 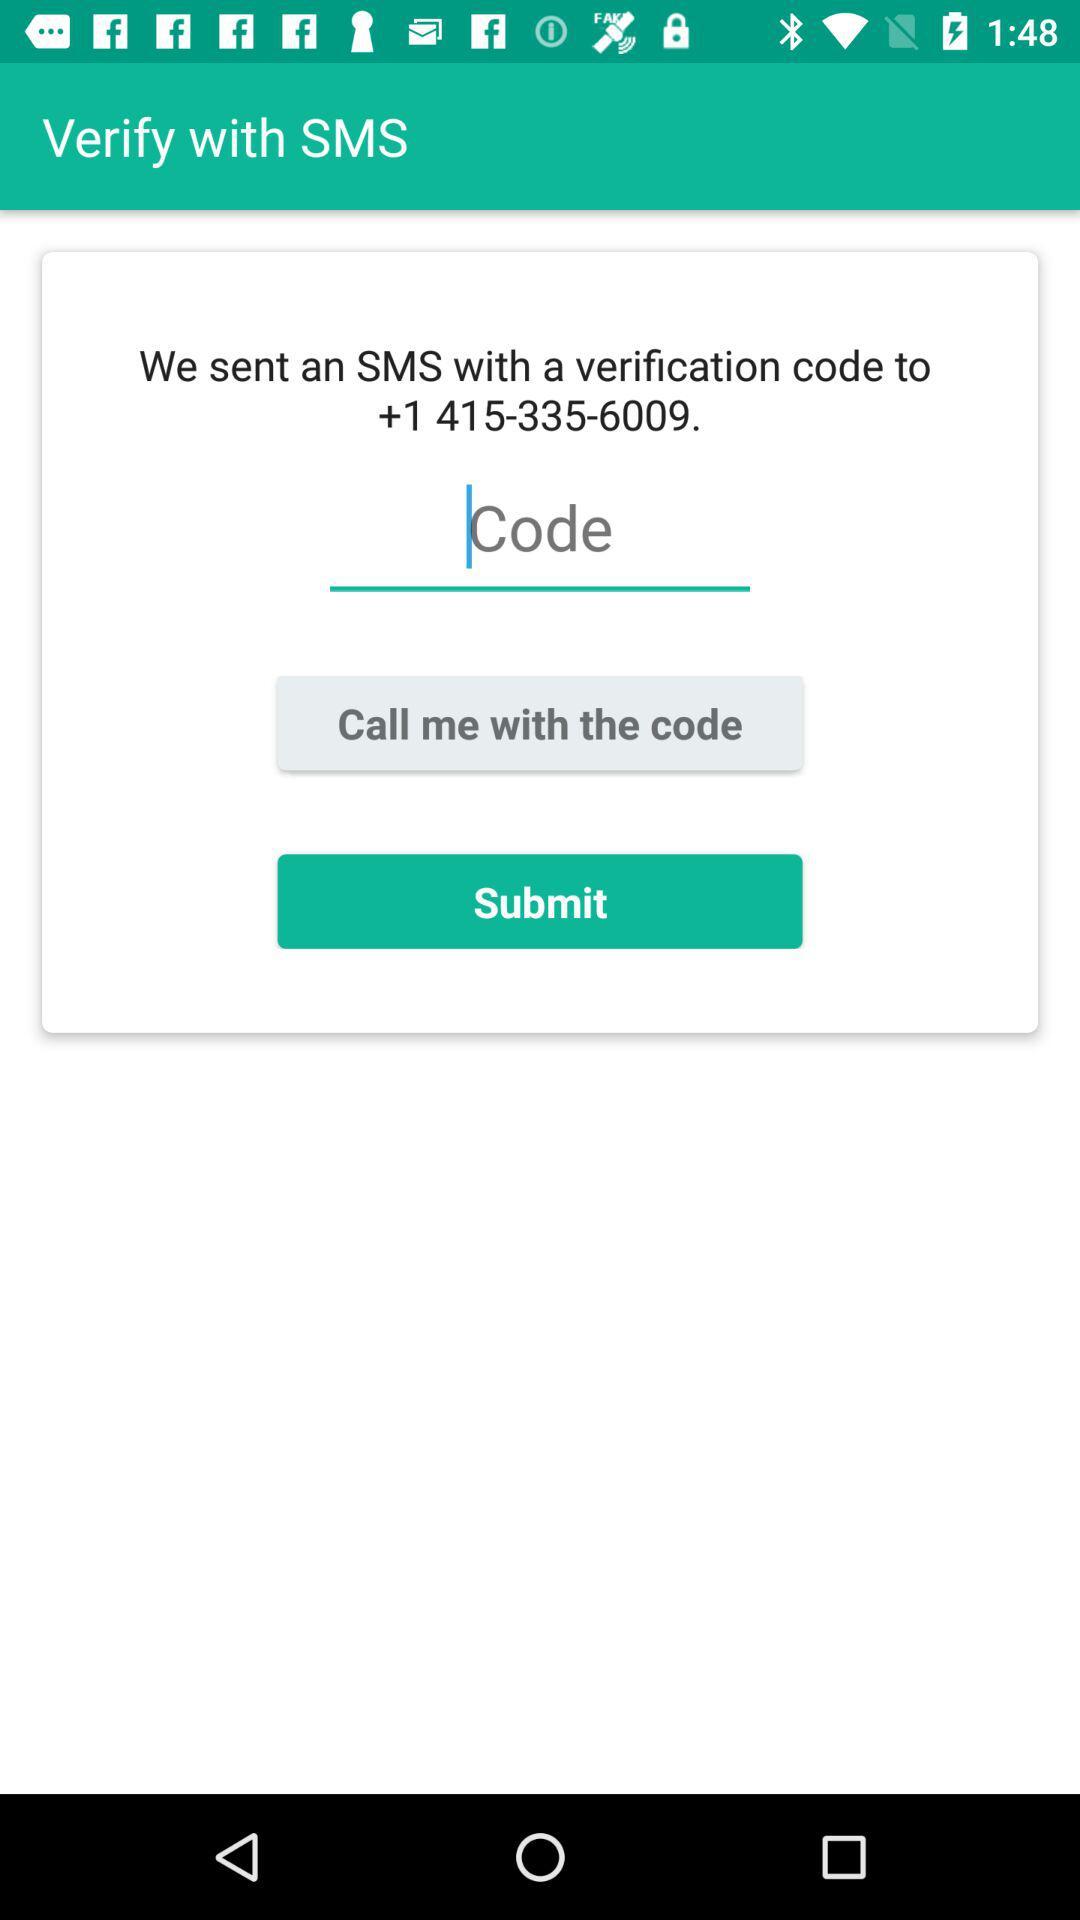 What do you see at coordinates (540, 538) in the screenshot?
I see `icon below we sent an icon` at bounding box center [540, 538].